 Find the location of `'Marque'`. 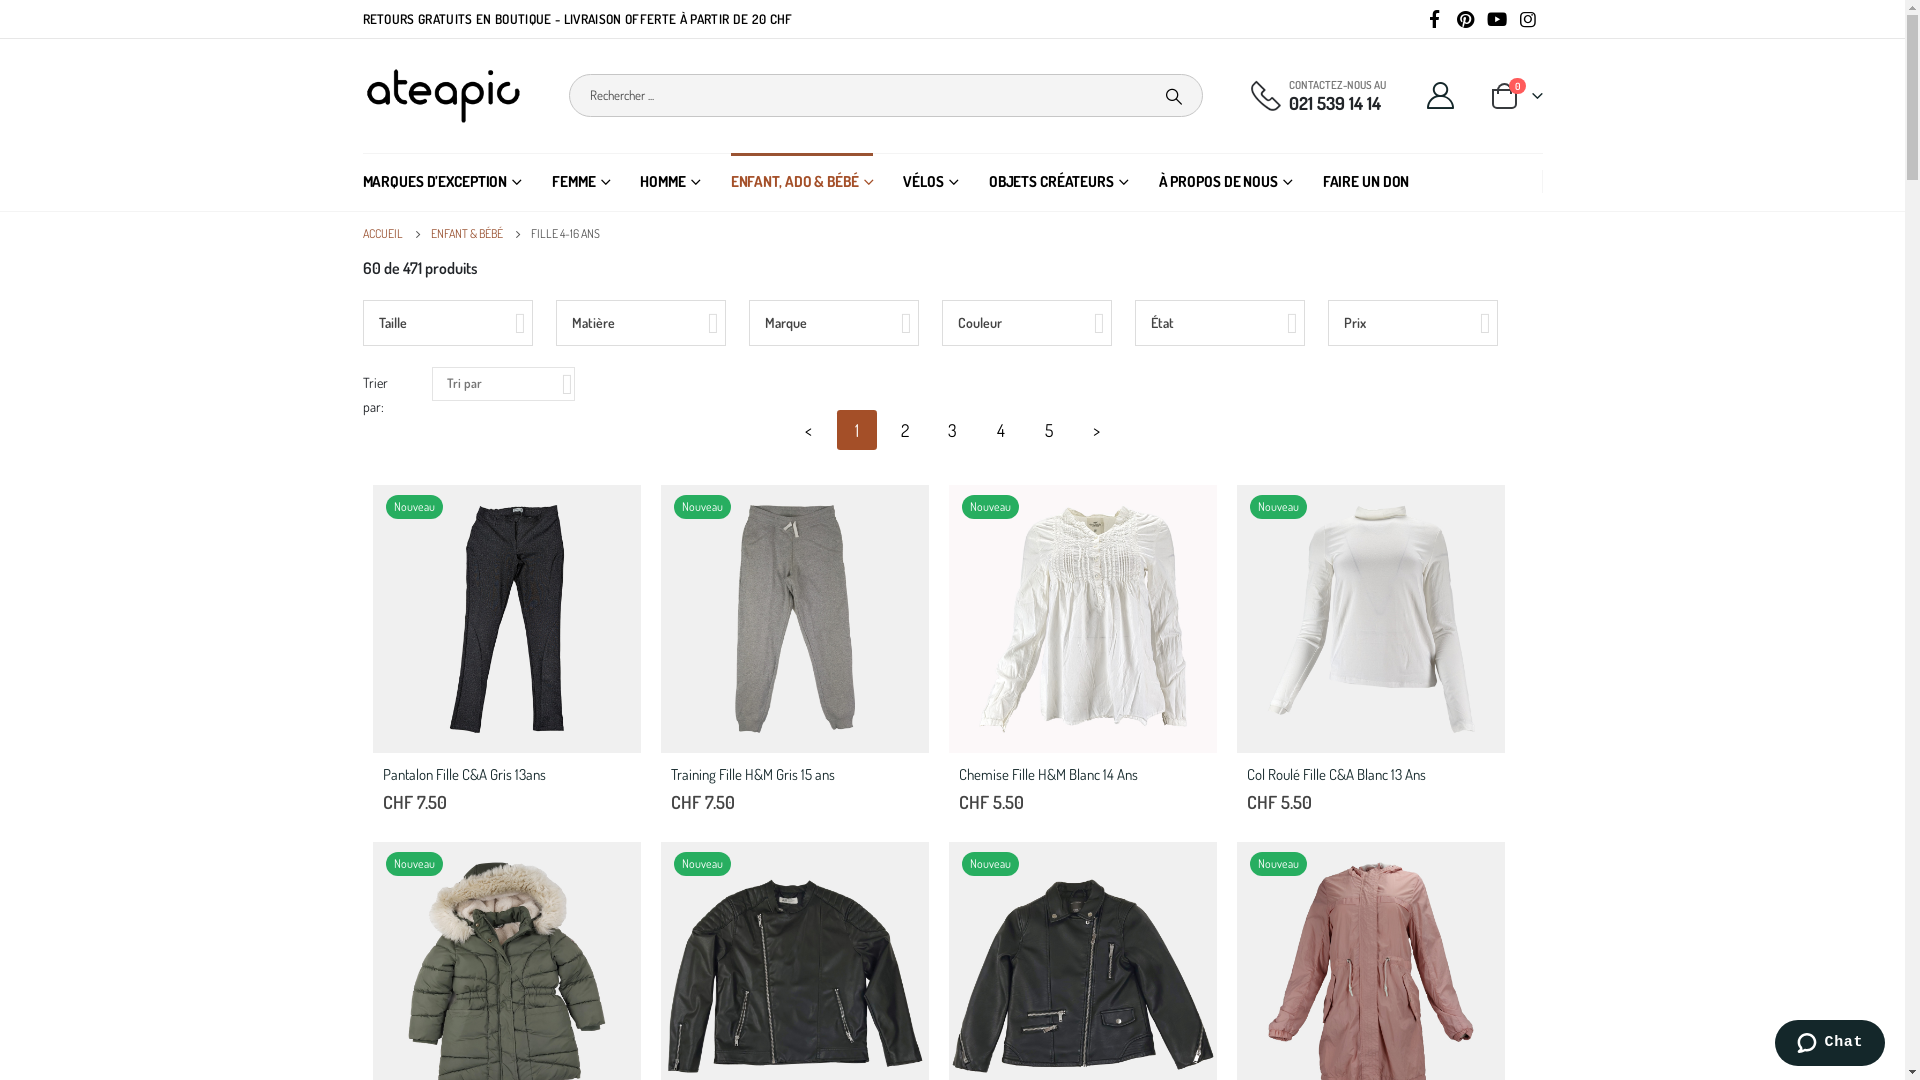

'Marque' is located at coordinates (833, 322).